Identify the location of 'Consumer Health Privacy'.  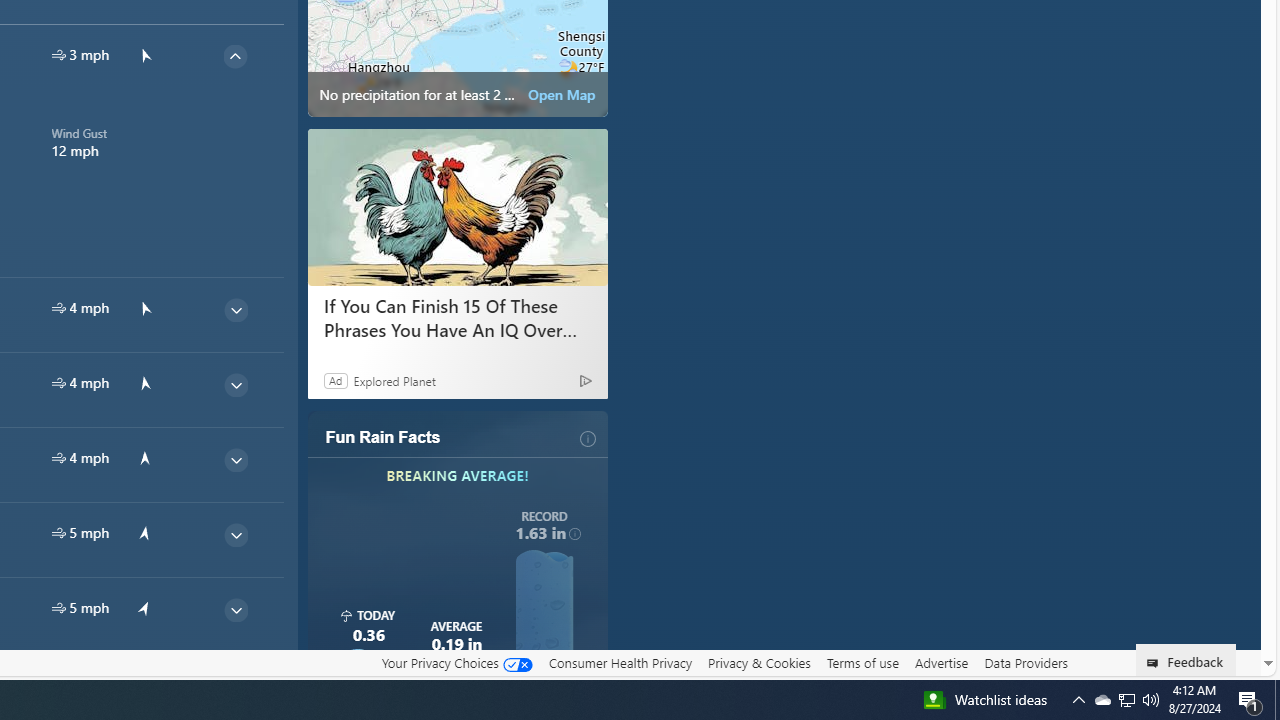
(619, 662).